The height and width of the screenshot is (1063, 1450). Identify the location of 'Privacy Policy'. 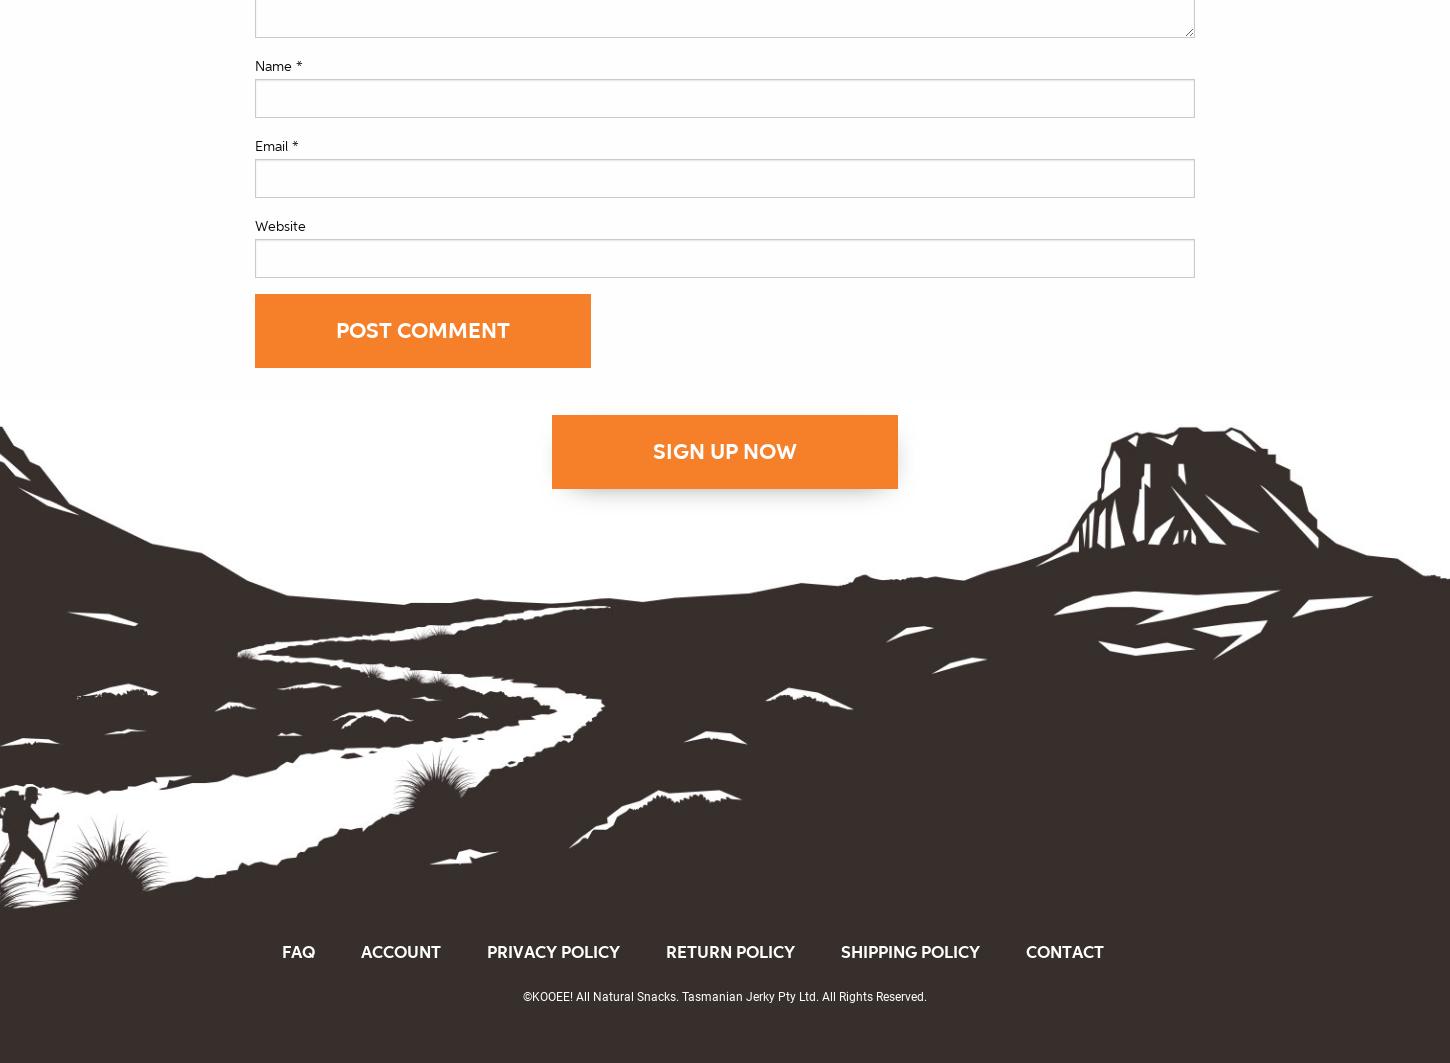
(553, 951).